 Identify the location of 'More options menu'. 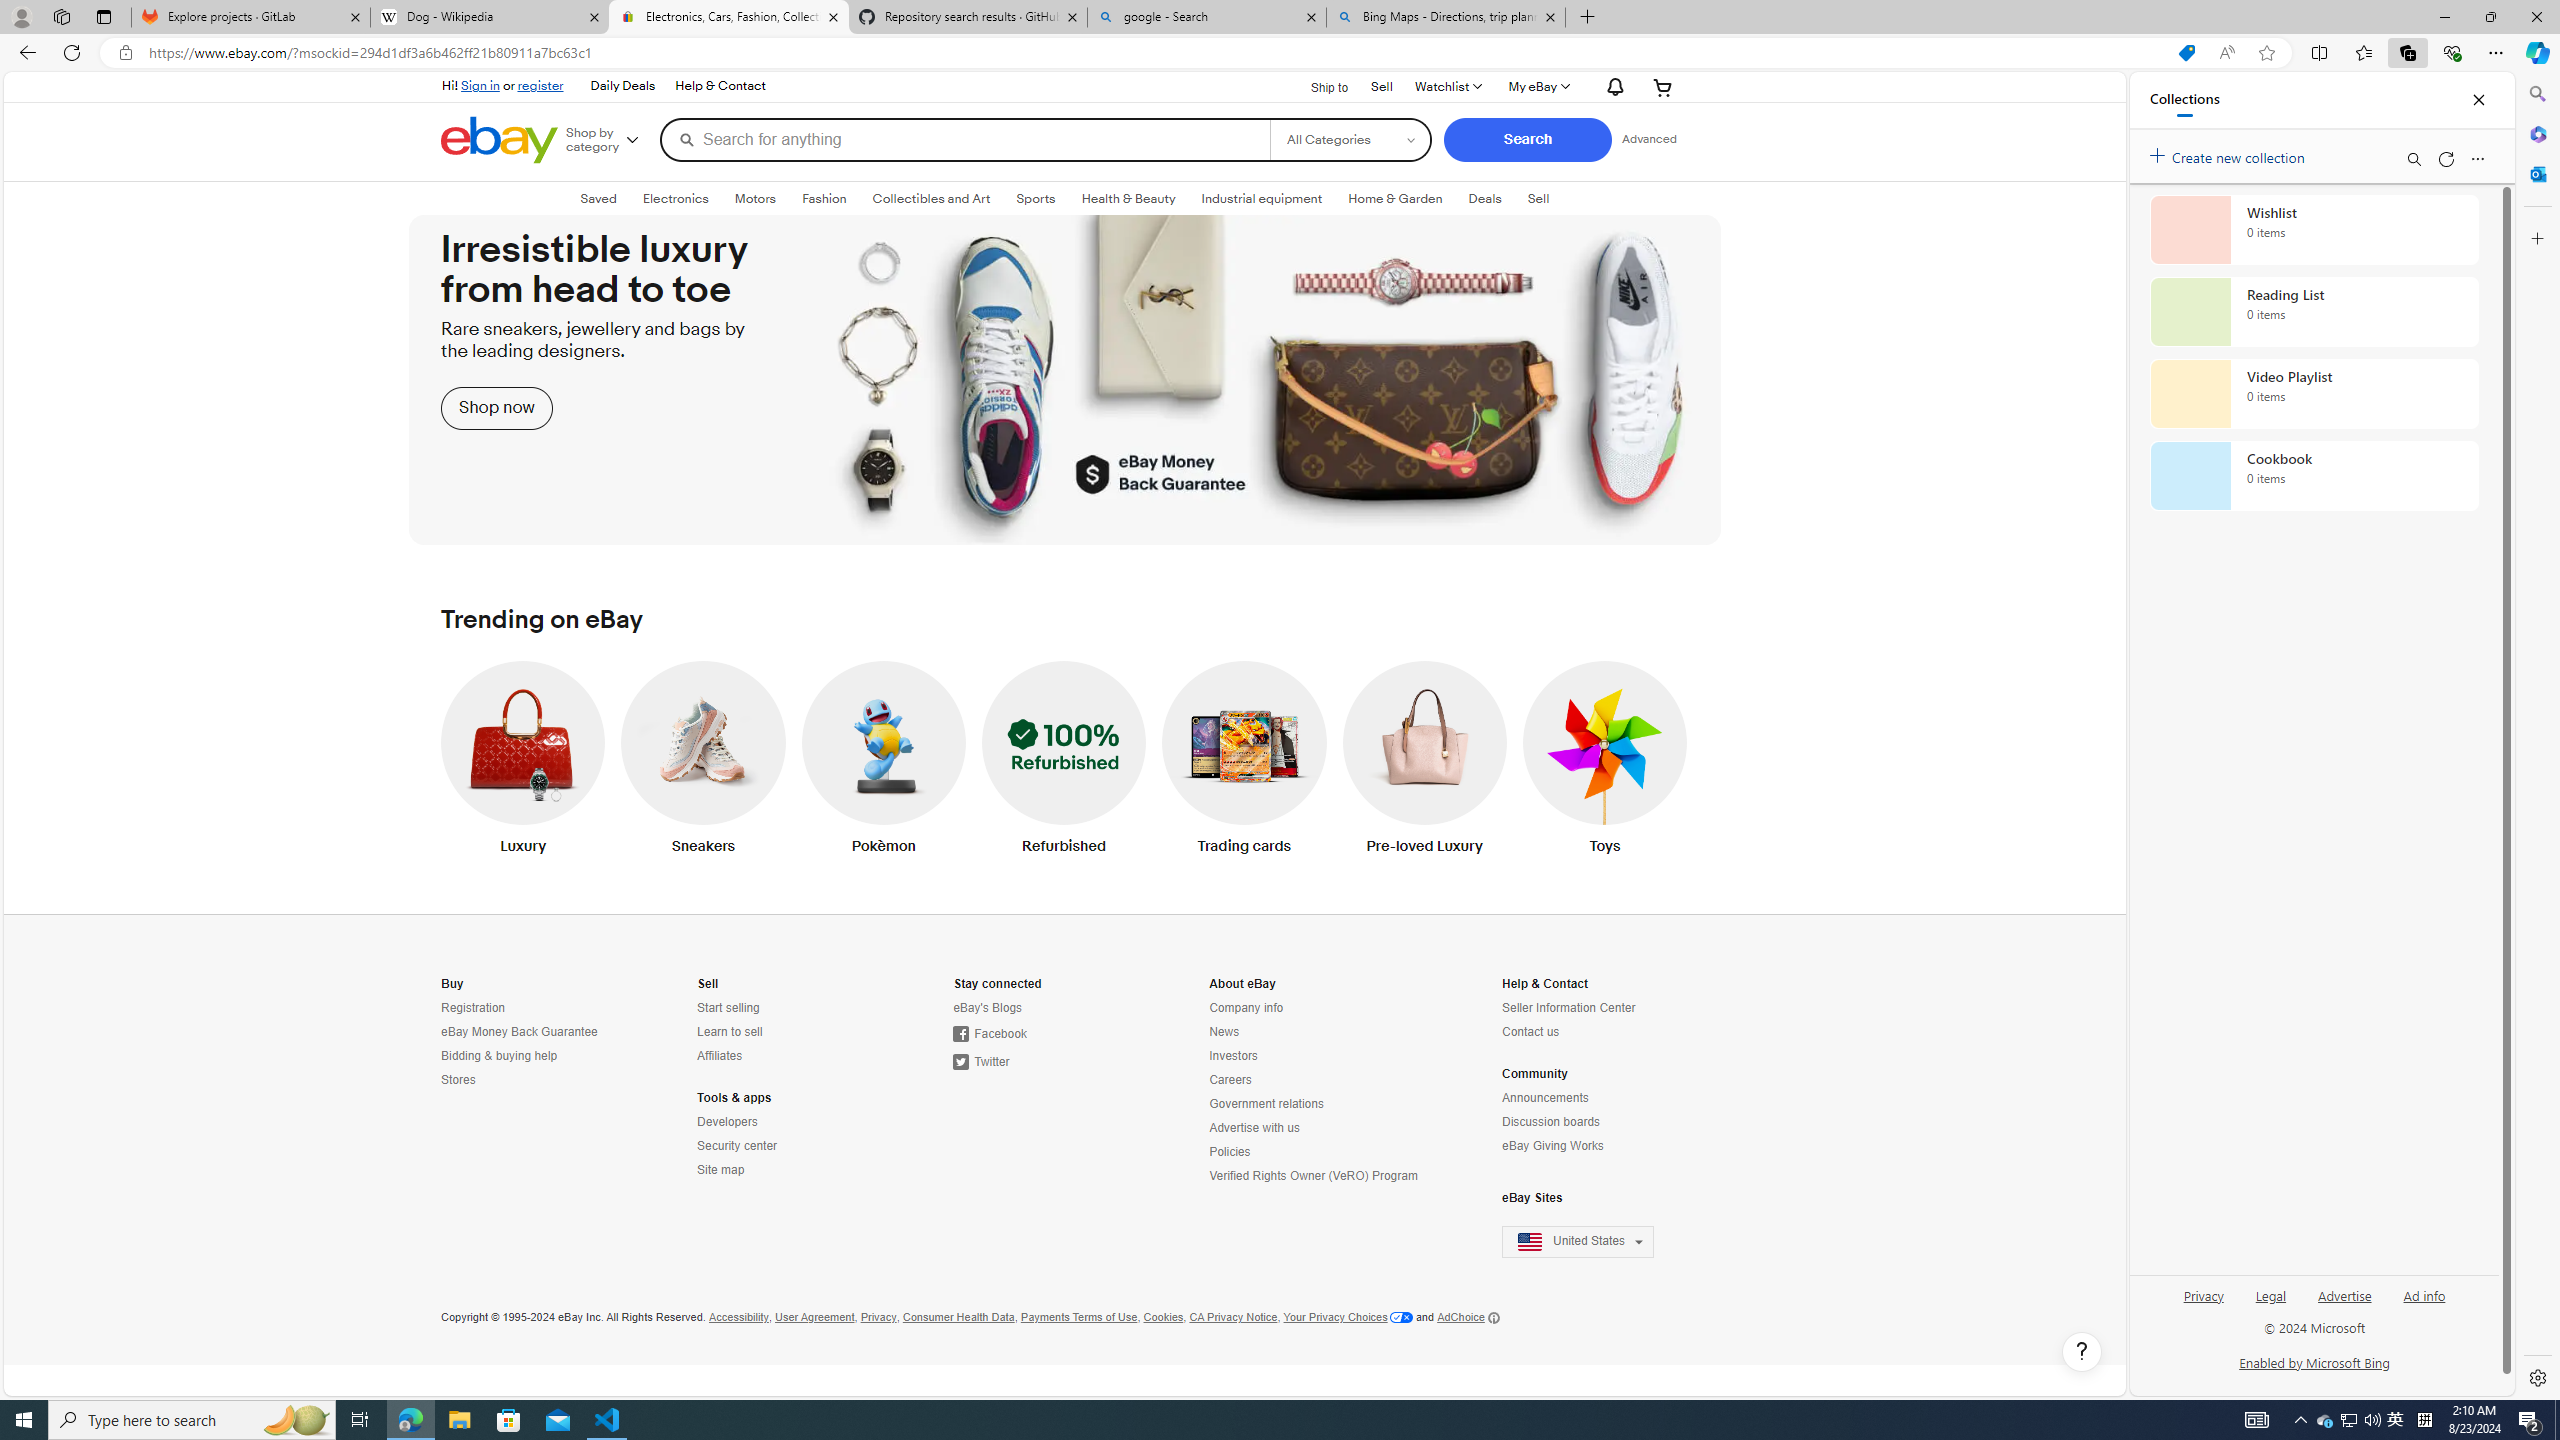
(2478, 158).